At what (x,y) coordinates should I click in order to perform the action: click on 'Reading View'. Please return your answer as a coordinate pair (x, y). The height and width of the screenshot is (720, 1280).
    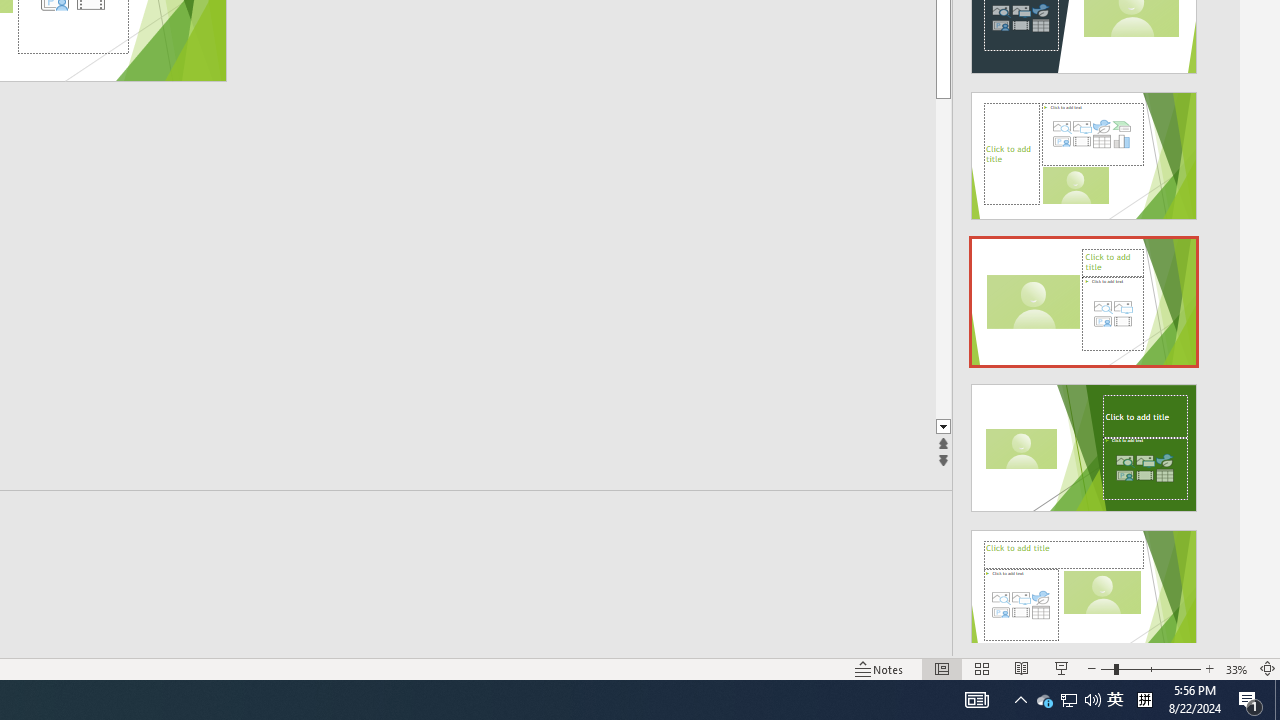
    Looking at the image, I should click on (1022, 669).